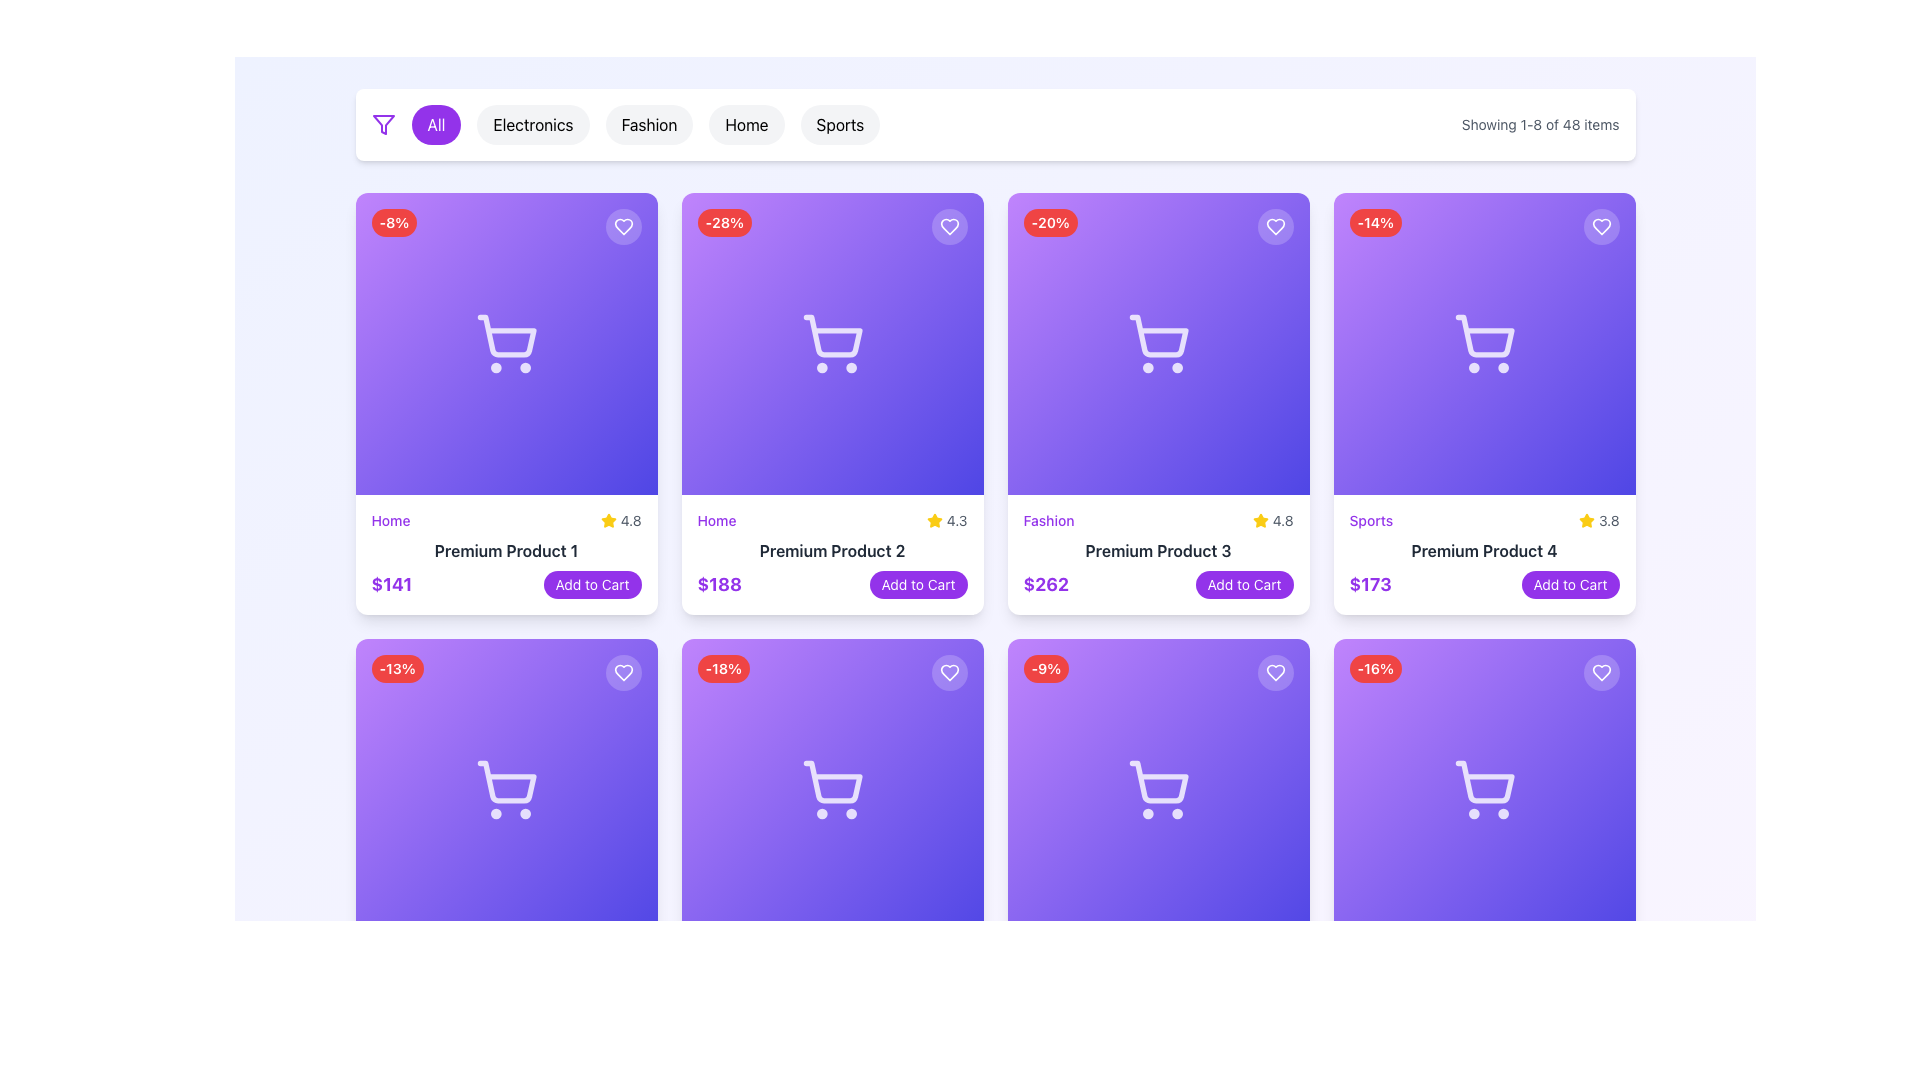 The image size is (1920, 1080). I want to click on the heart icon button located in the top-right corner of the second product card in the first row, so click(622, 226).